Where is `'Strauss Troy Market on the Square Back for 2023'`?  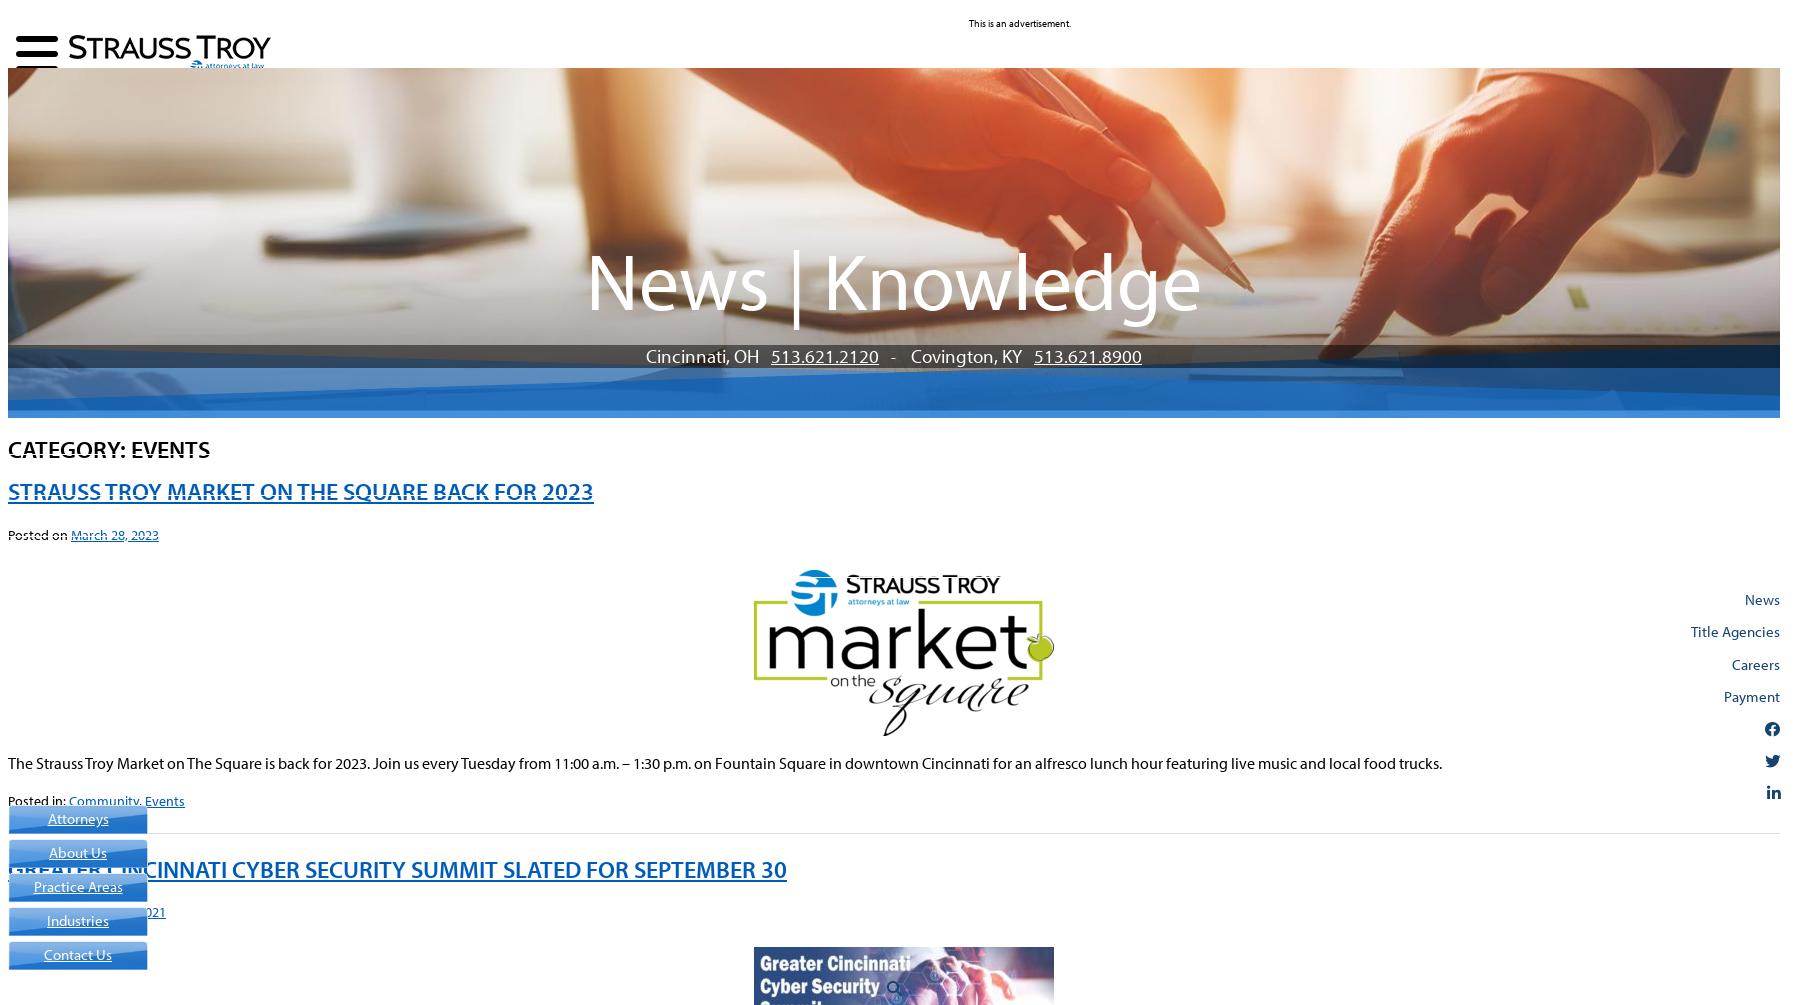
'Strauss Troy Market on the Square Back for 2023' is located at coordinates (301, 491).